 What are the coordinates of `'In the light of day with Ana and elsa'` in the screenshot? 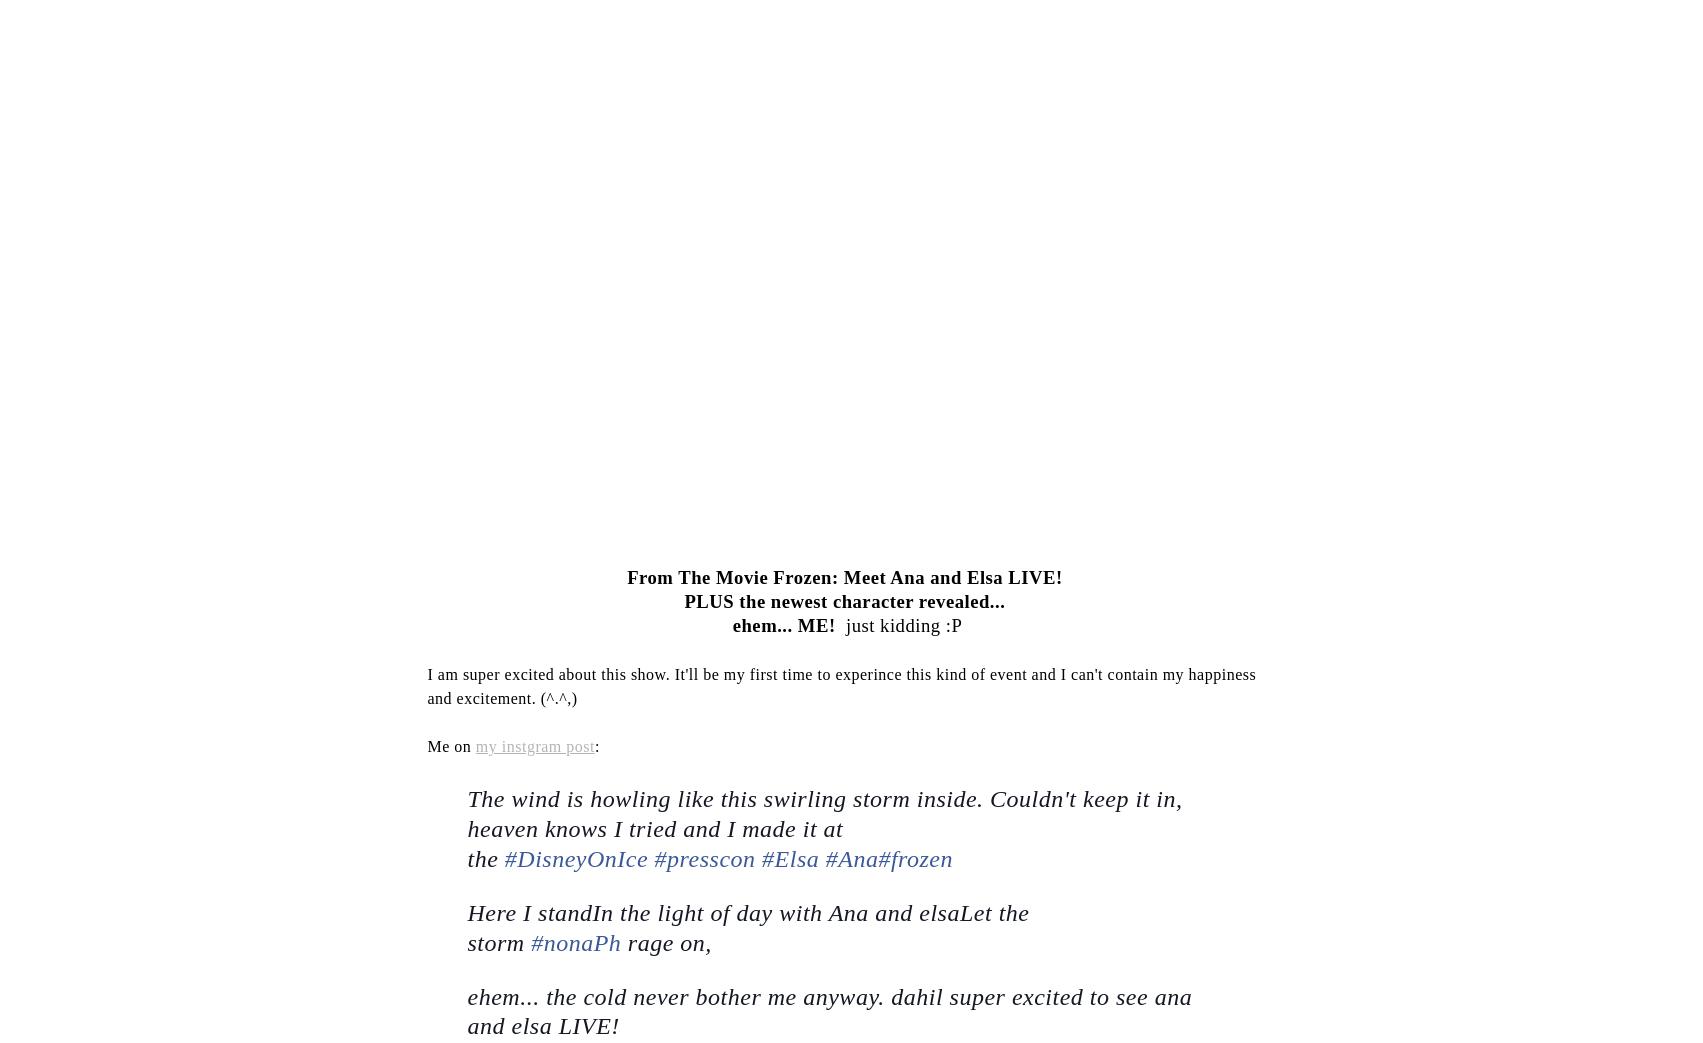 It's located at (590, 912).